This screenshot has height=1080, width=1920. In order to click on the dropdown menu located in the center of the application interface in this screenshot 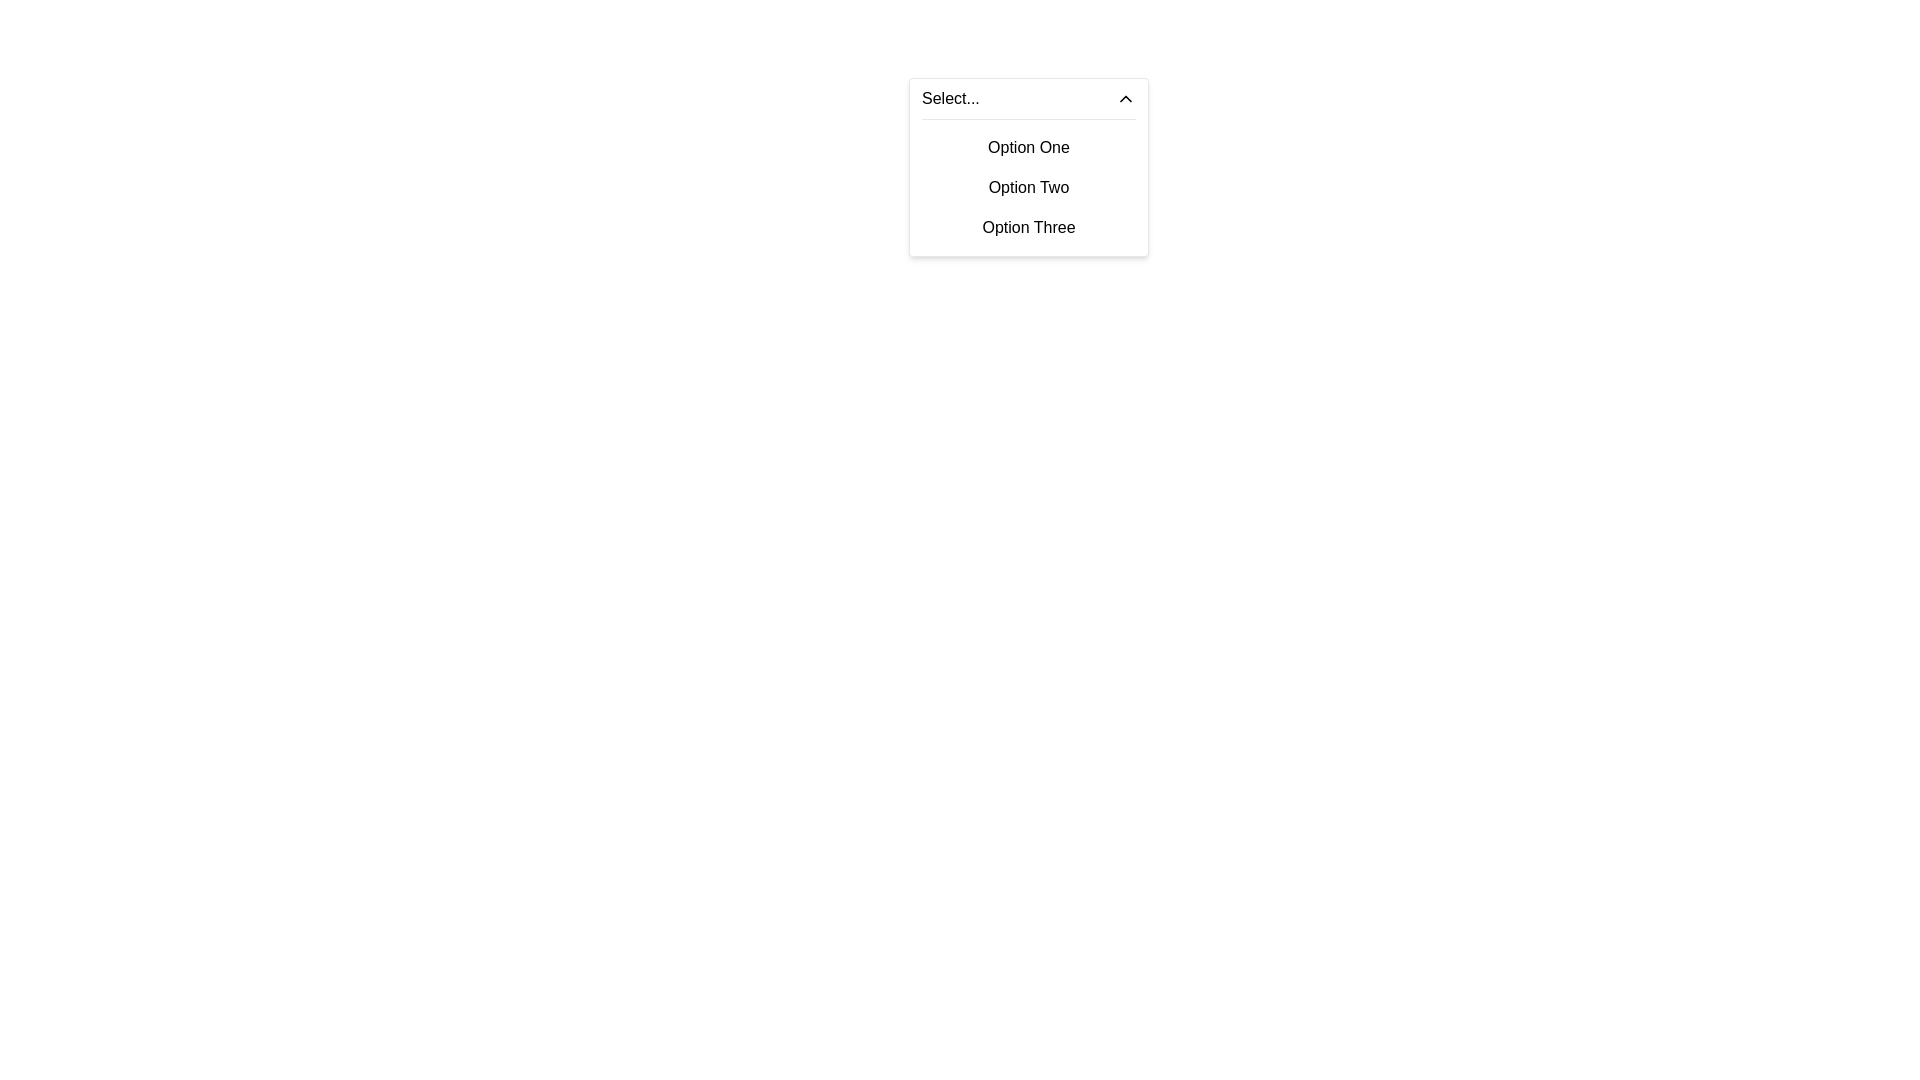, I will do `click(1028, 166)`.